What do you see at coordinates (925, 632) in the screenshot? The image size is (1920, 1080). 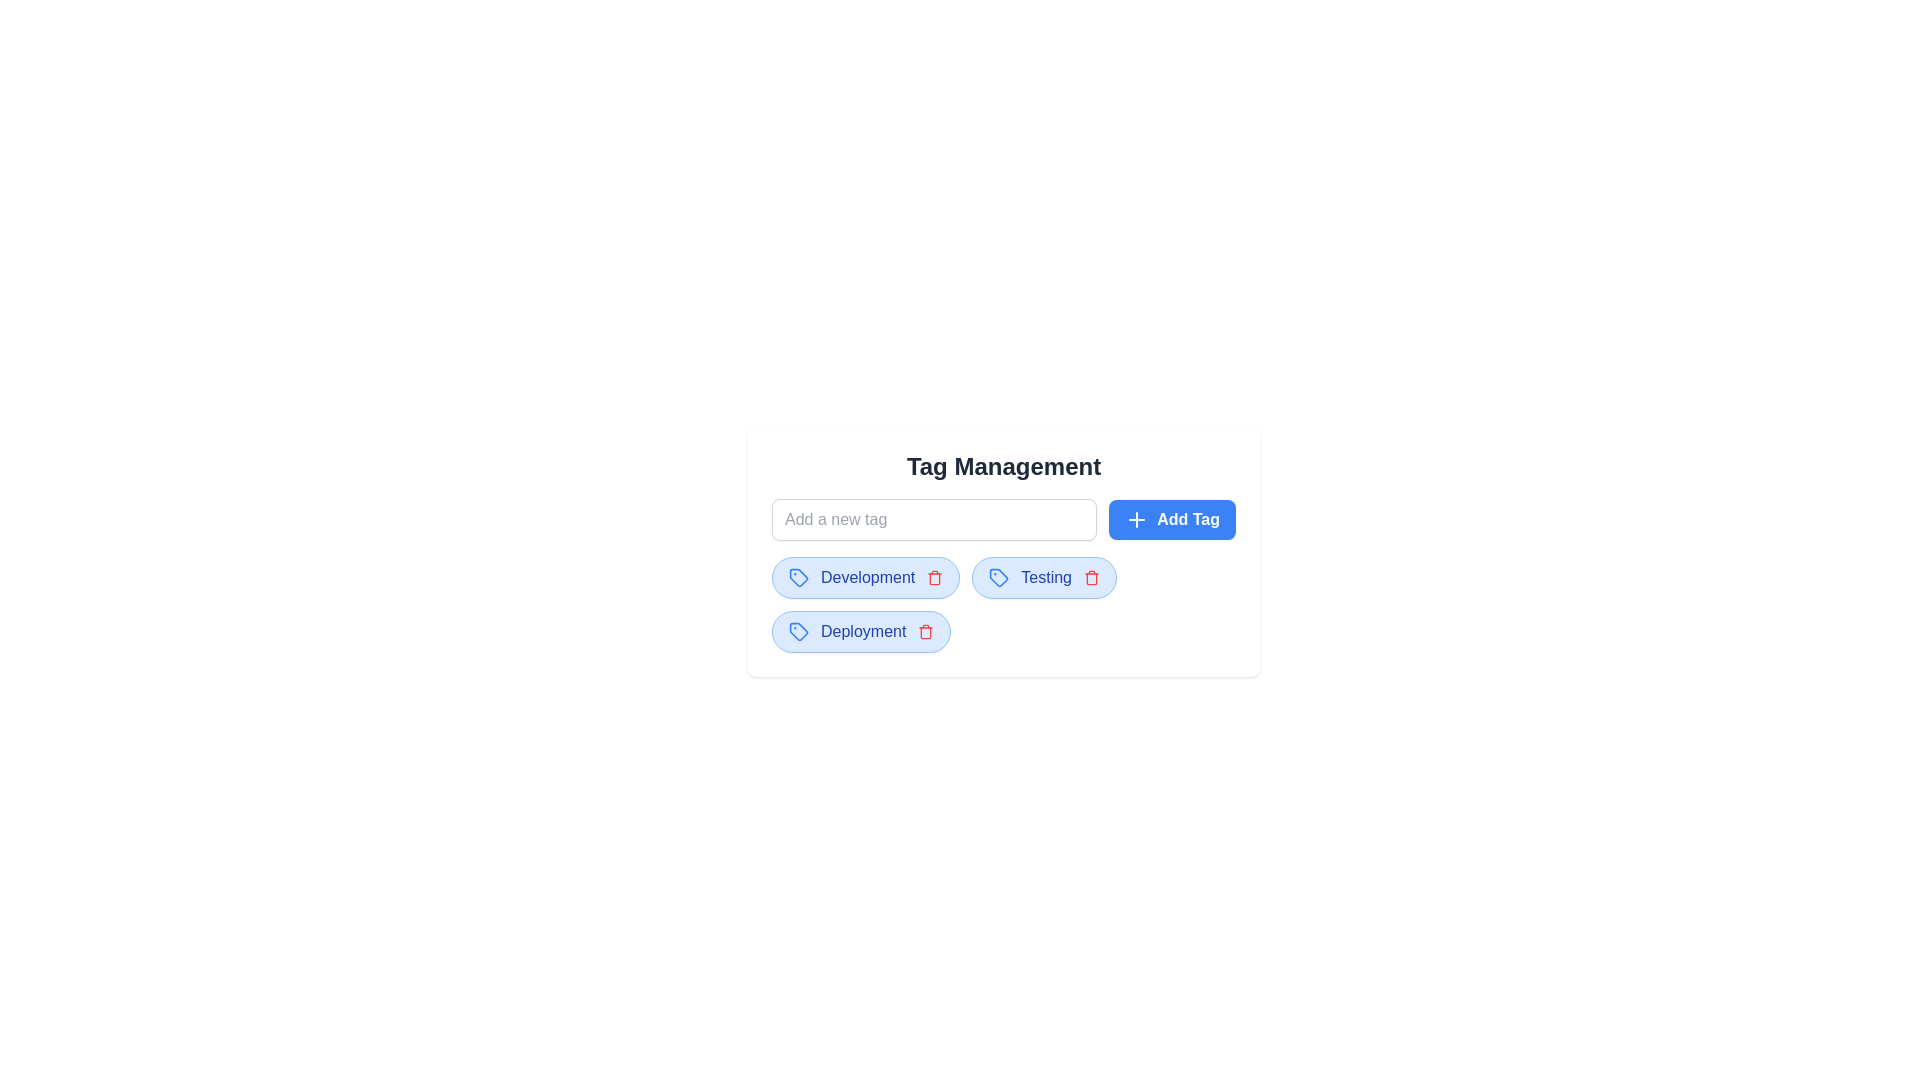 I see `the tag Deployment by clicking the trash icon next to it` at bounding box center [925, 632].